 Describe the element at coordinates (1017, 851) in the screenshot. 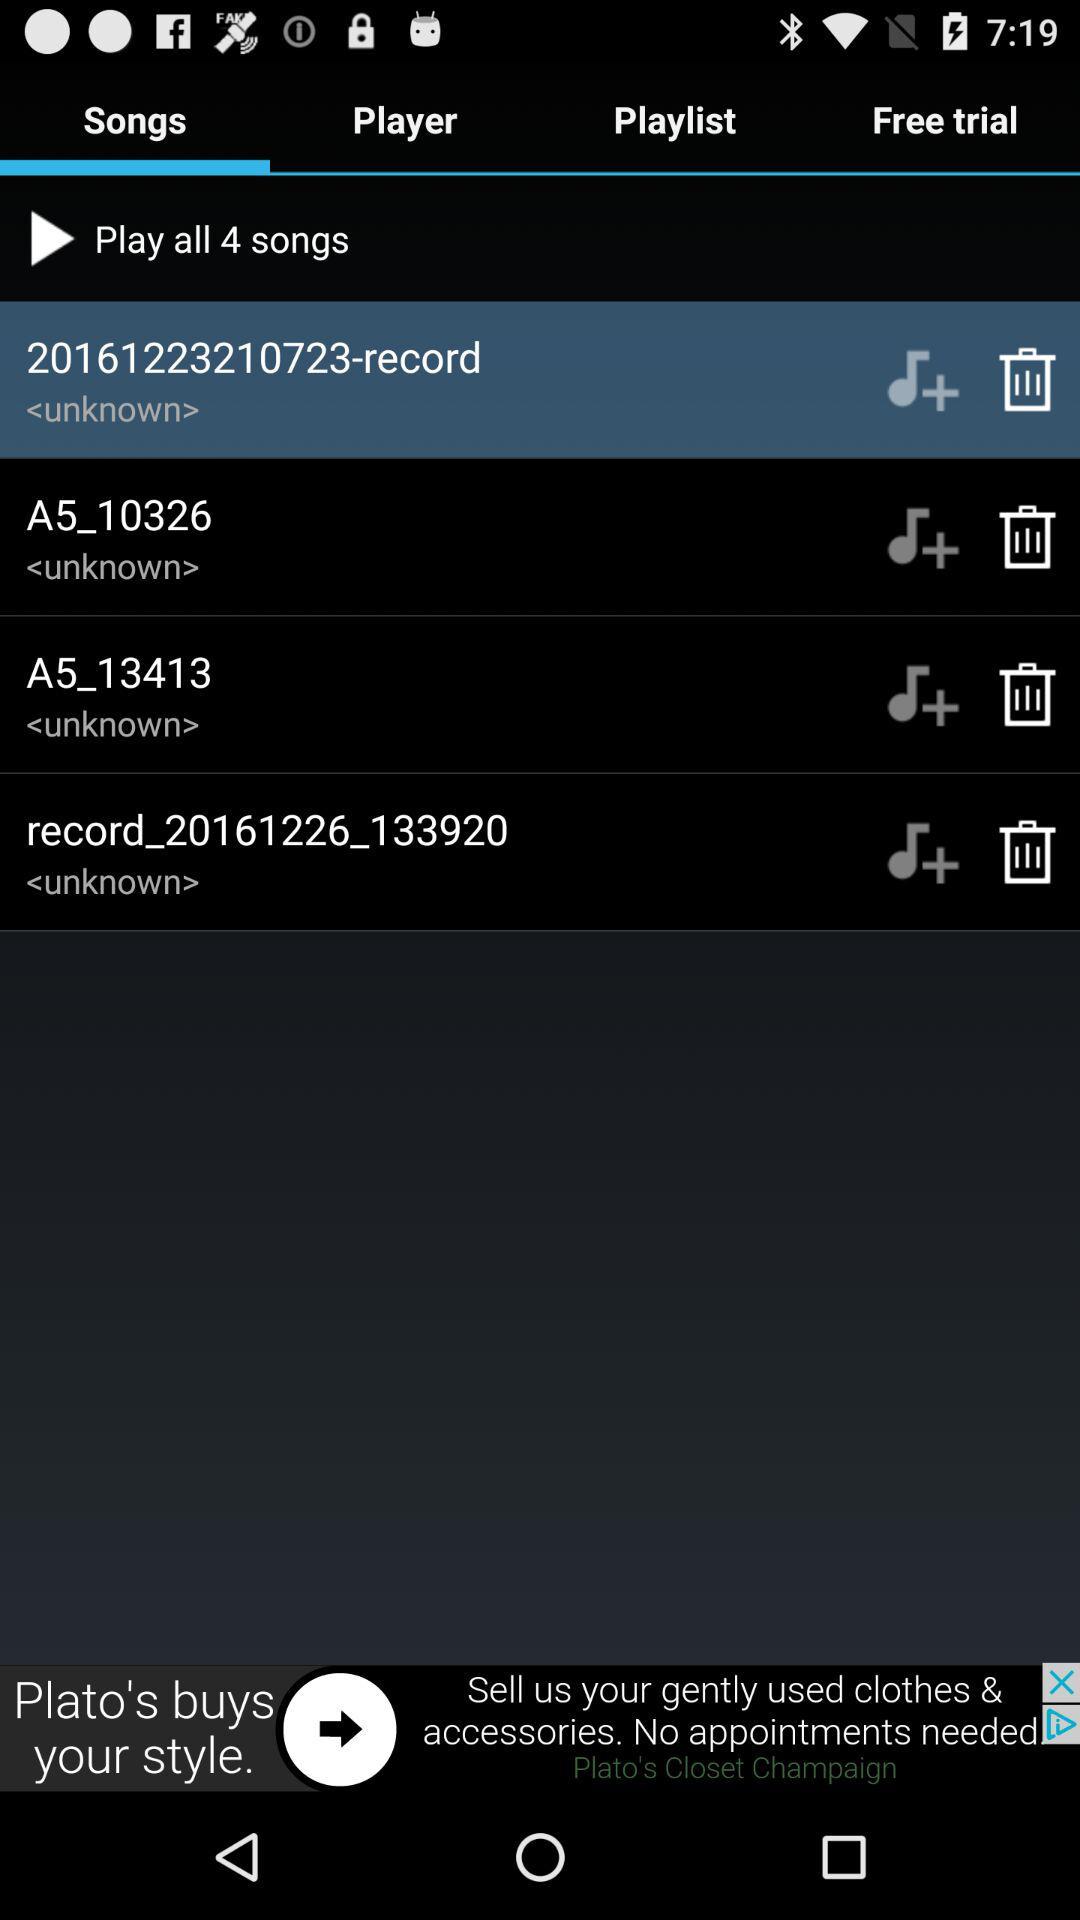

I see `place recording in recycle bin` at that location.